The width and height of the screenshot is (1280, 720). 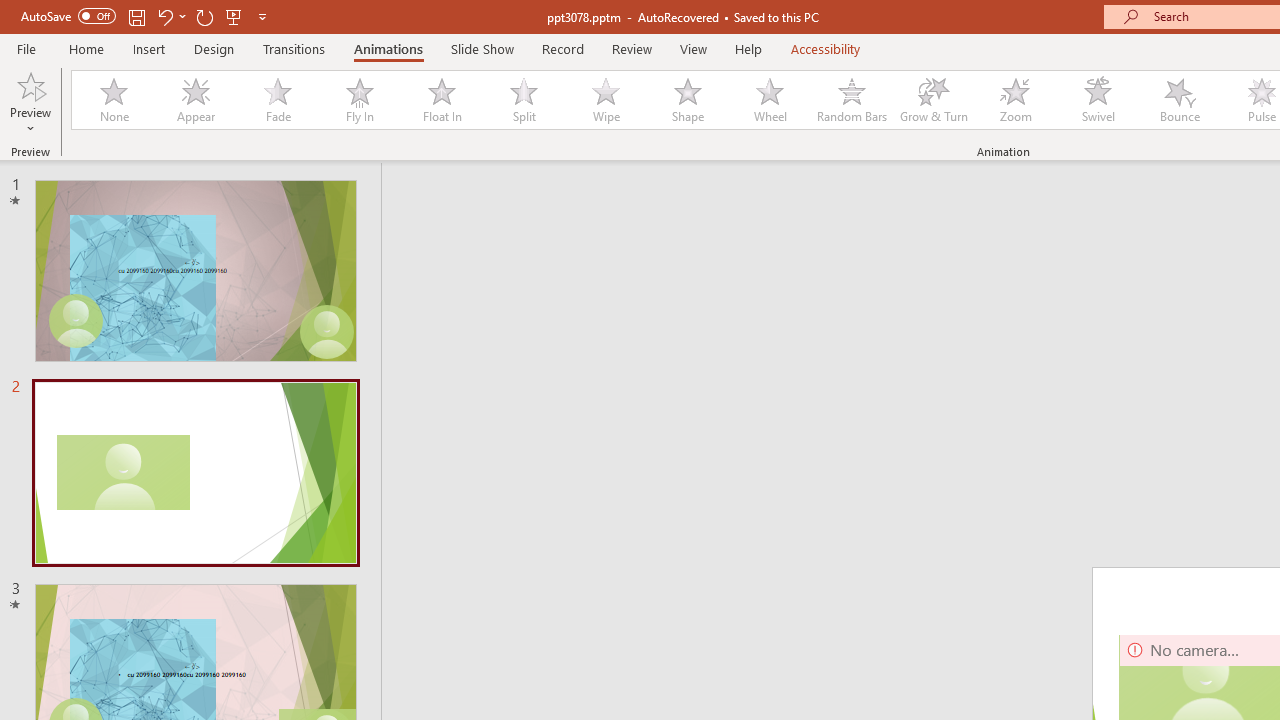 I want to click on 'Preview', so click(x=30, y=84).